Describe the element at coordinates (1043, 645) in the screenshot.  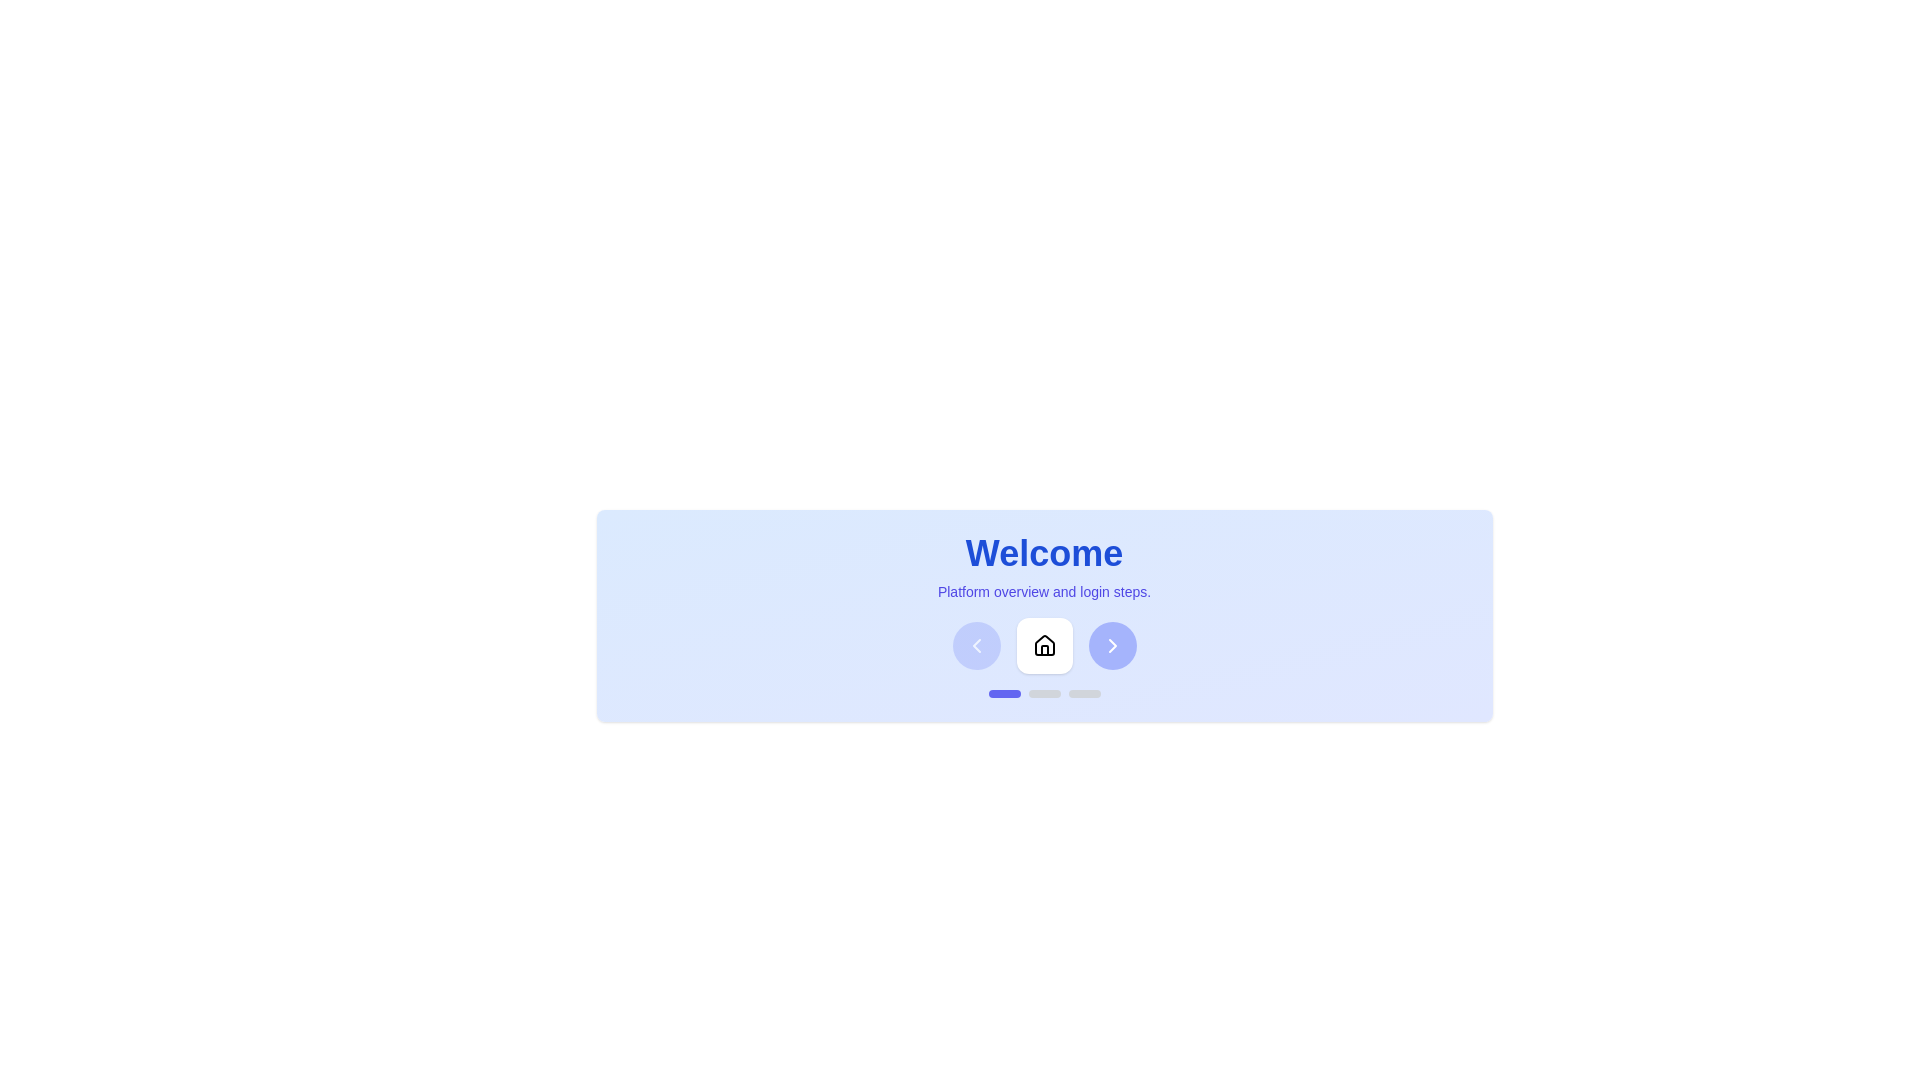
I see `the central icon in the component` at that location.